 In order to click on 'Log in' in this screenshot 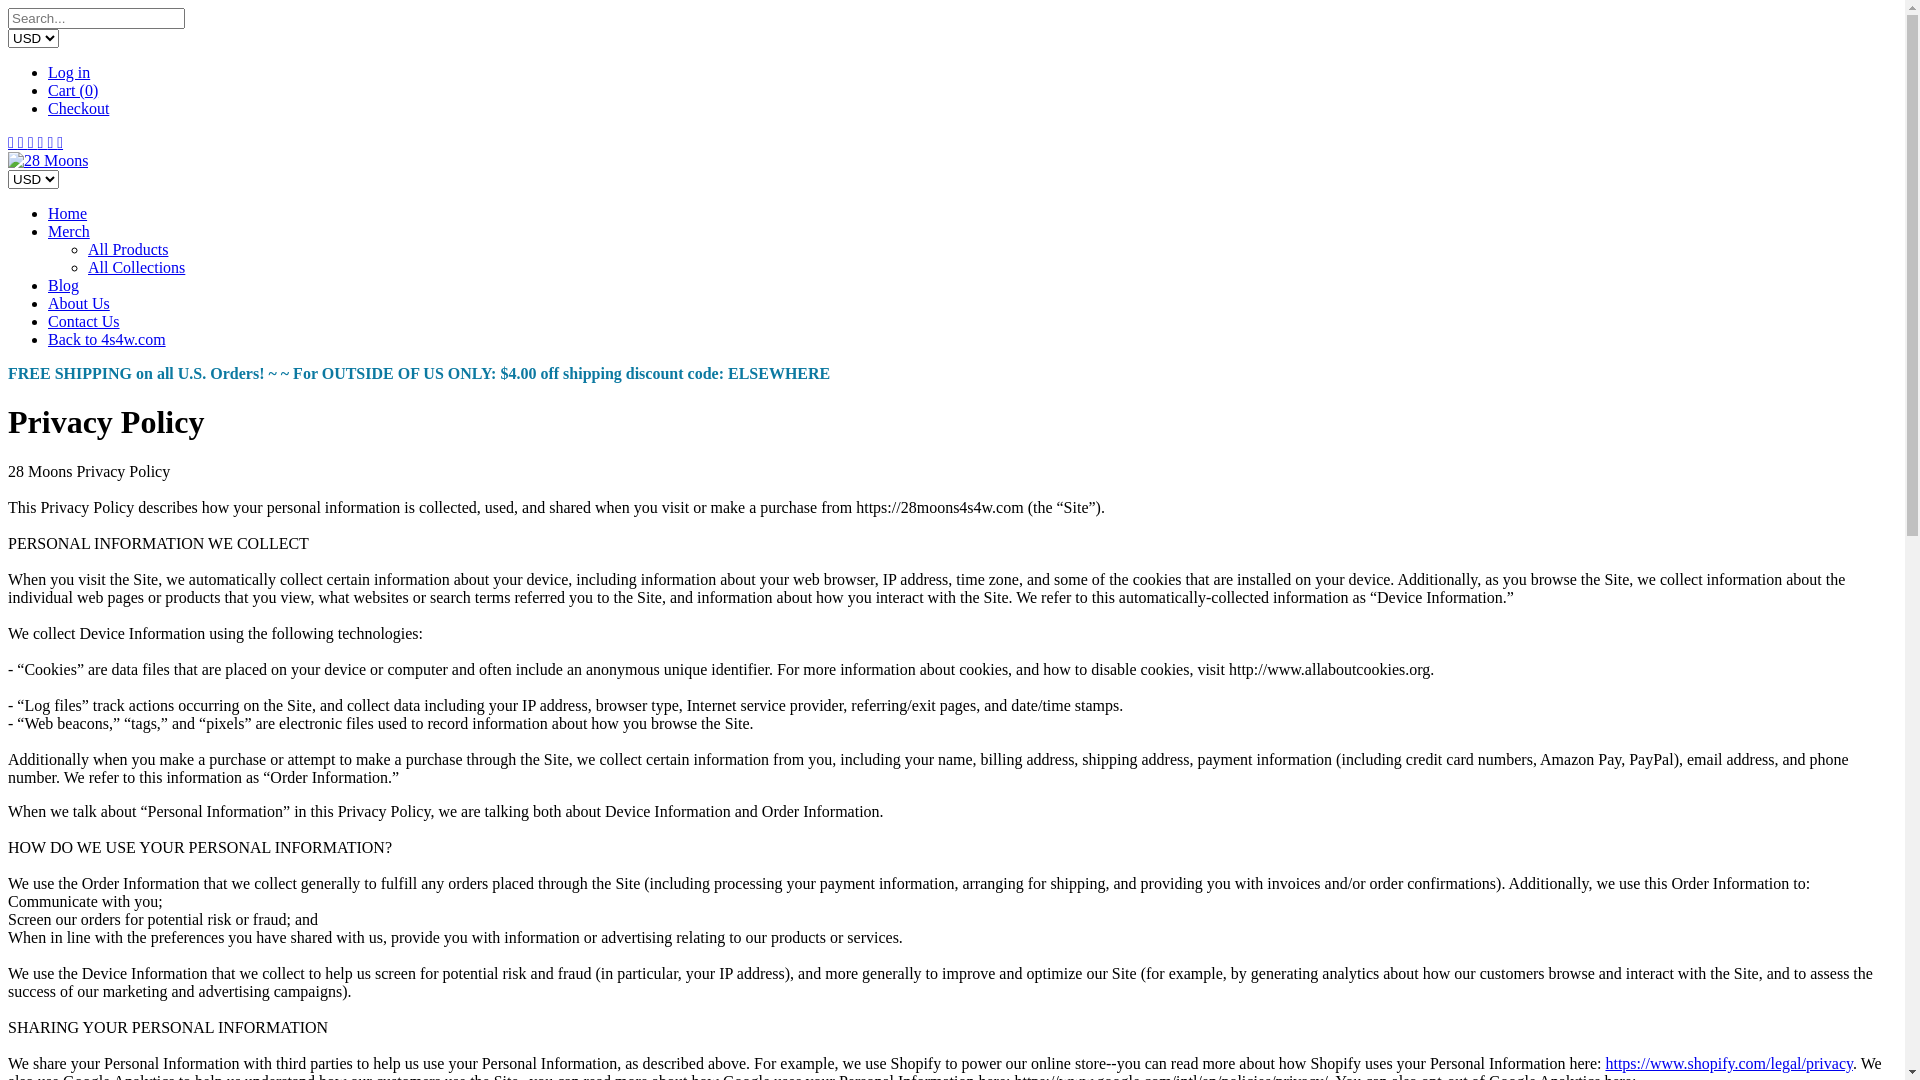, I will do `click(68, 71)`.